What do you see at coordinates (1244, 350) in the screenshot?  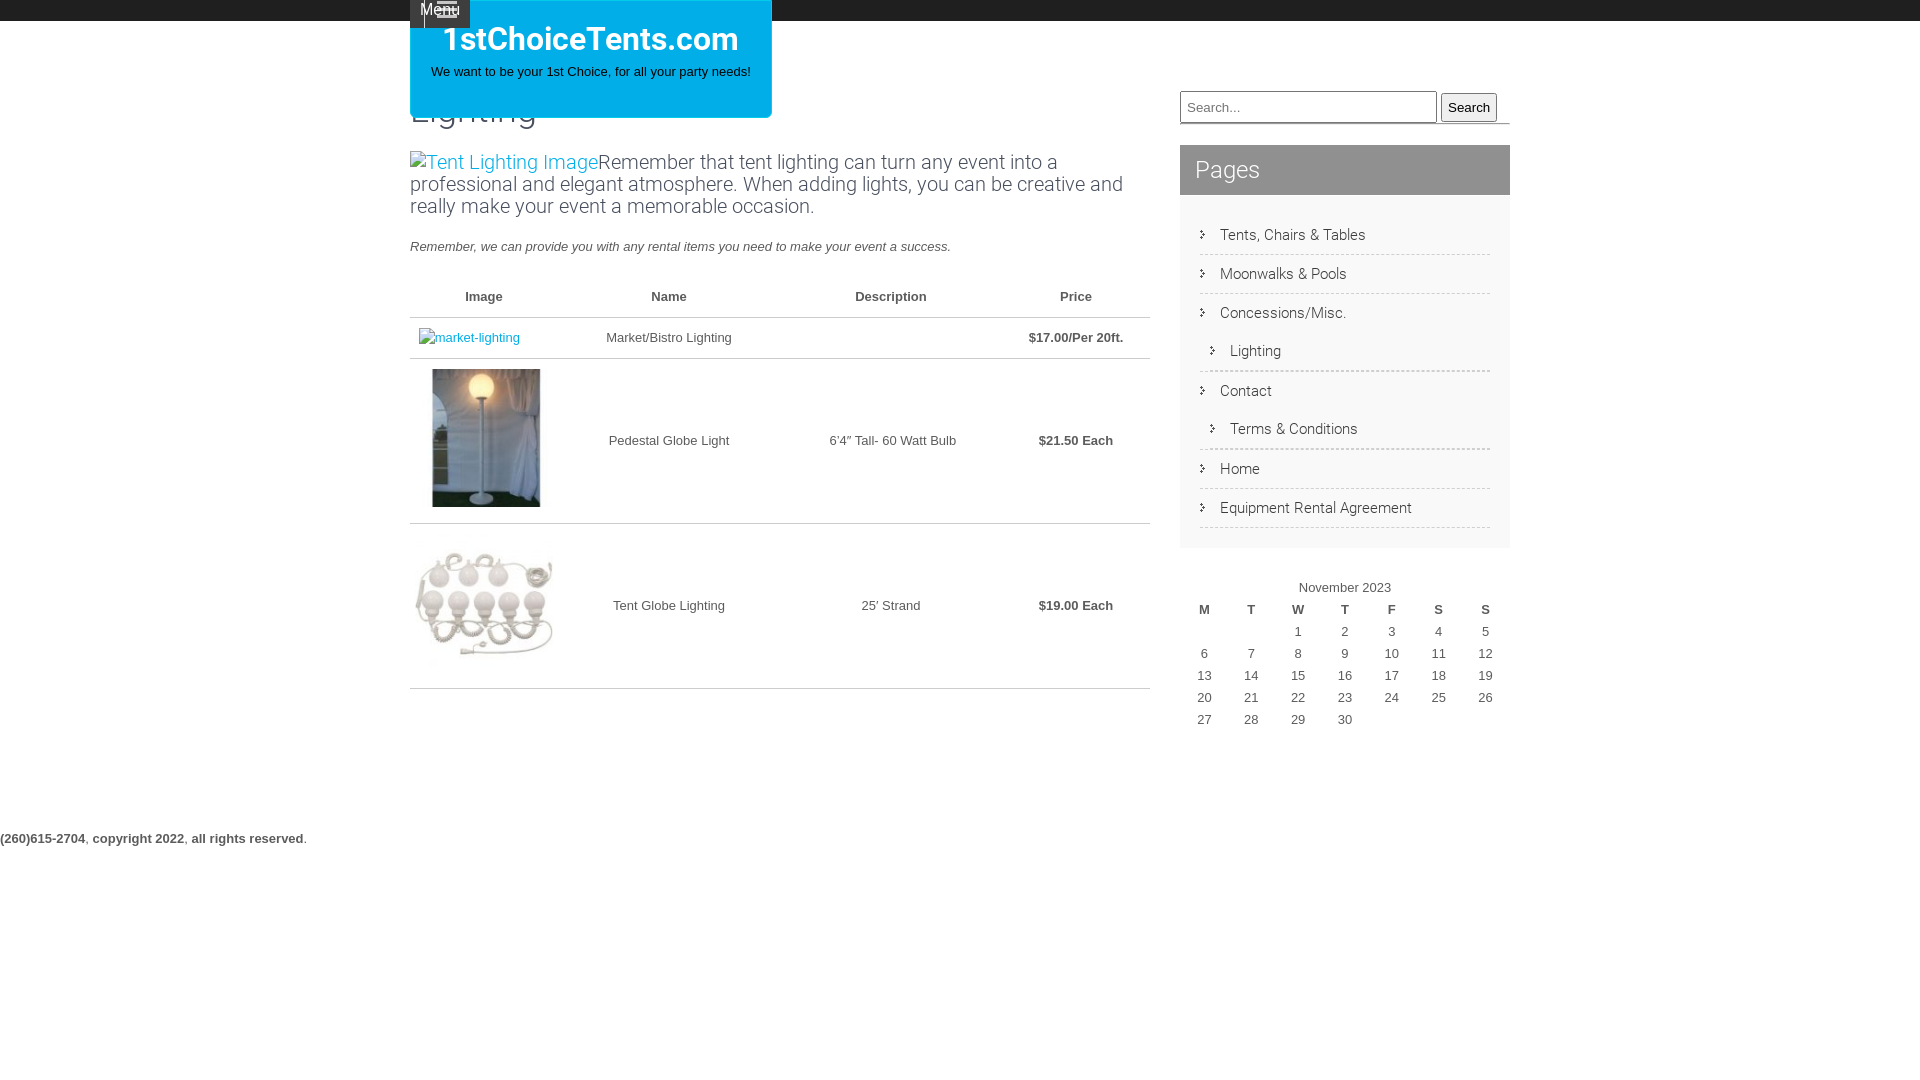 I see `'Lighting'` at bounding box center [1244, 350].